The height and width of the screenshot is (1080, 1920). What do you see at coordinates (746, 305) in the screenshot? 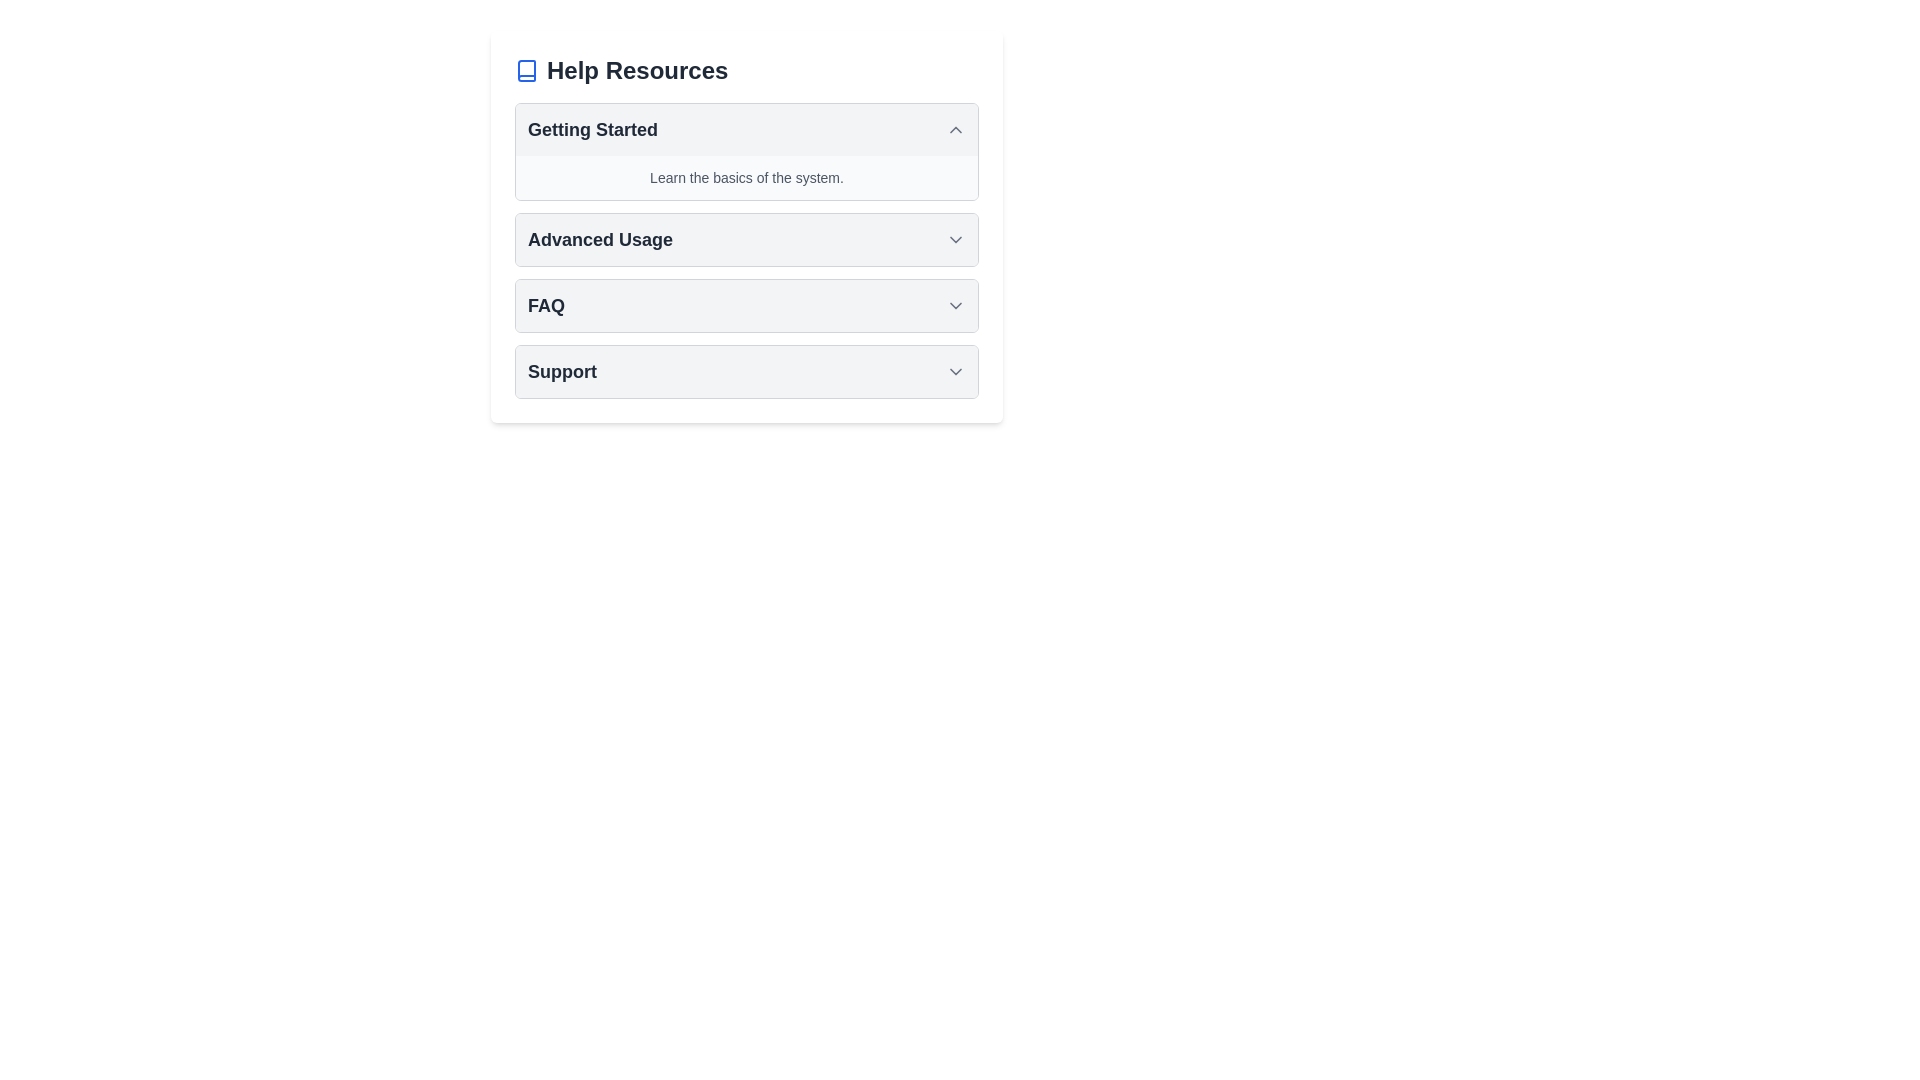
I see `the collapsible menu item labeled 'FAQ'` at bounding box center [746, 305].